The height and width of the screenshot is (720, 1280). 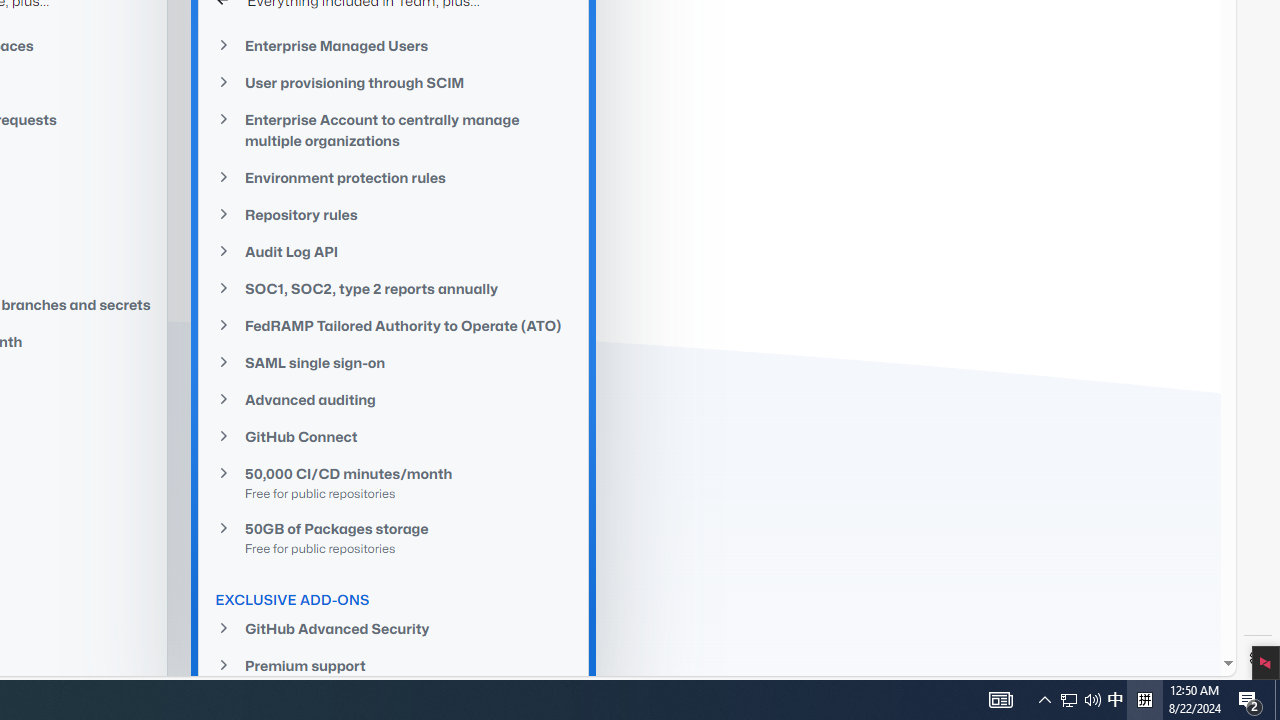 What do you see at coordinates (394, 436) in the screenshot?
I see `'GitHub Connect'` at bounding box center [394, 436].